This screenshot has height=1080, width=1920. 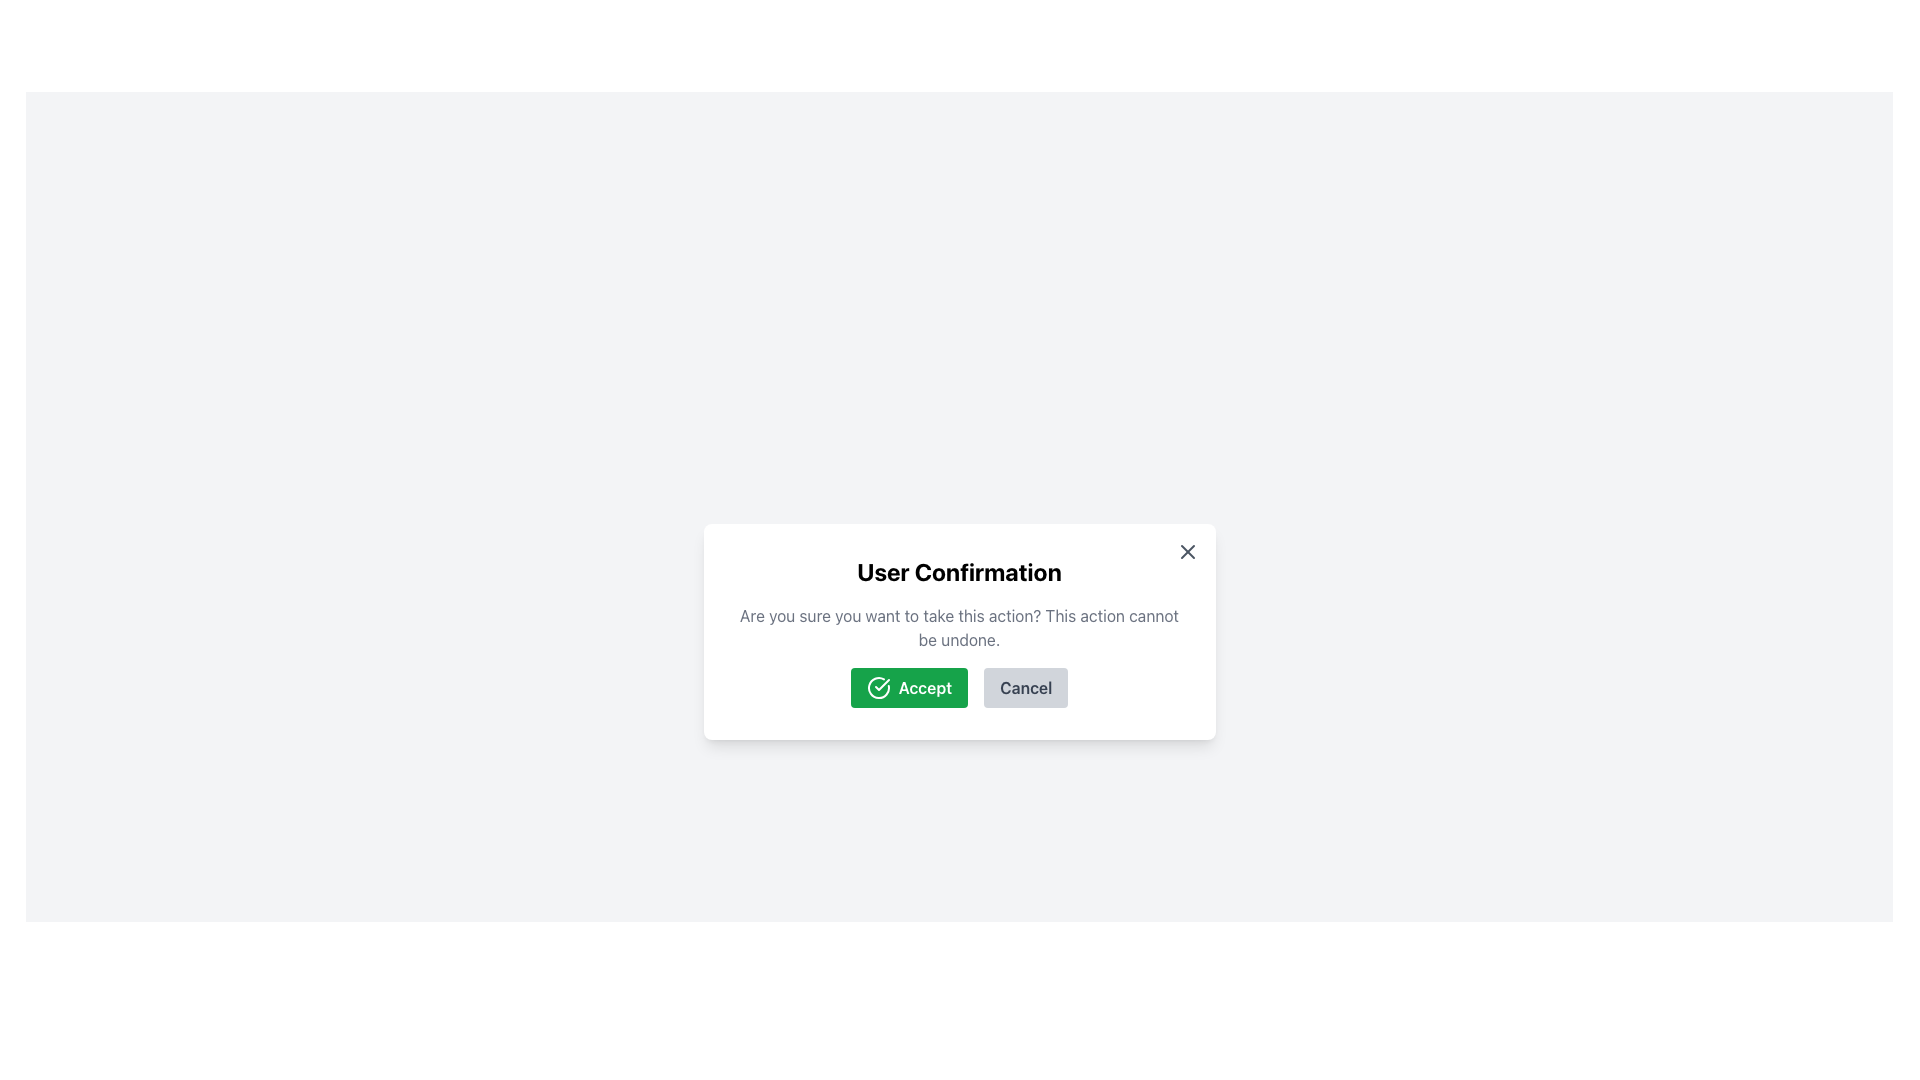 What do you see at coordinates (1026, 686) in the screenshot?
I see `the cancel button located to the right of the 'Accept' button in the modal dialog` at bounding box center [1026, 686].